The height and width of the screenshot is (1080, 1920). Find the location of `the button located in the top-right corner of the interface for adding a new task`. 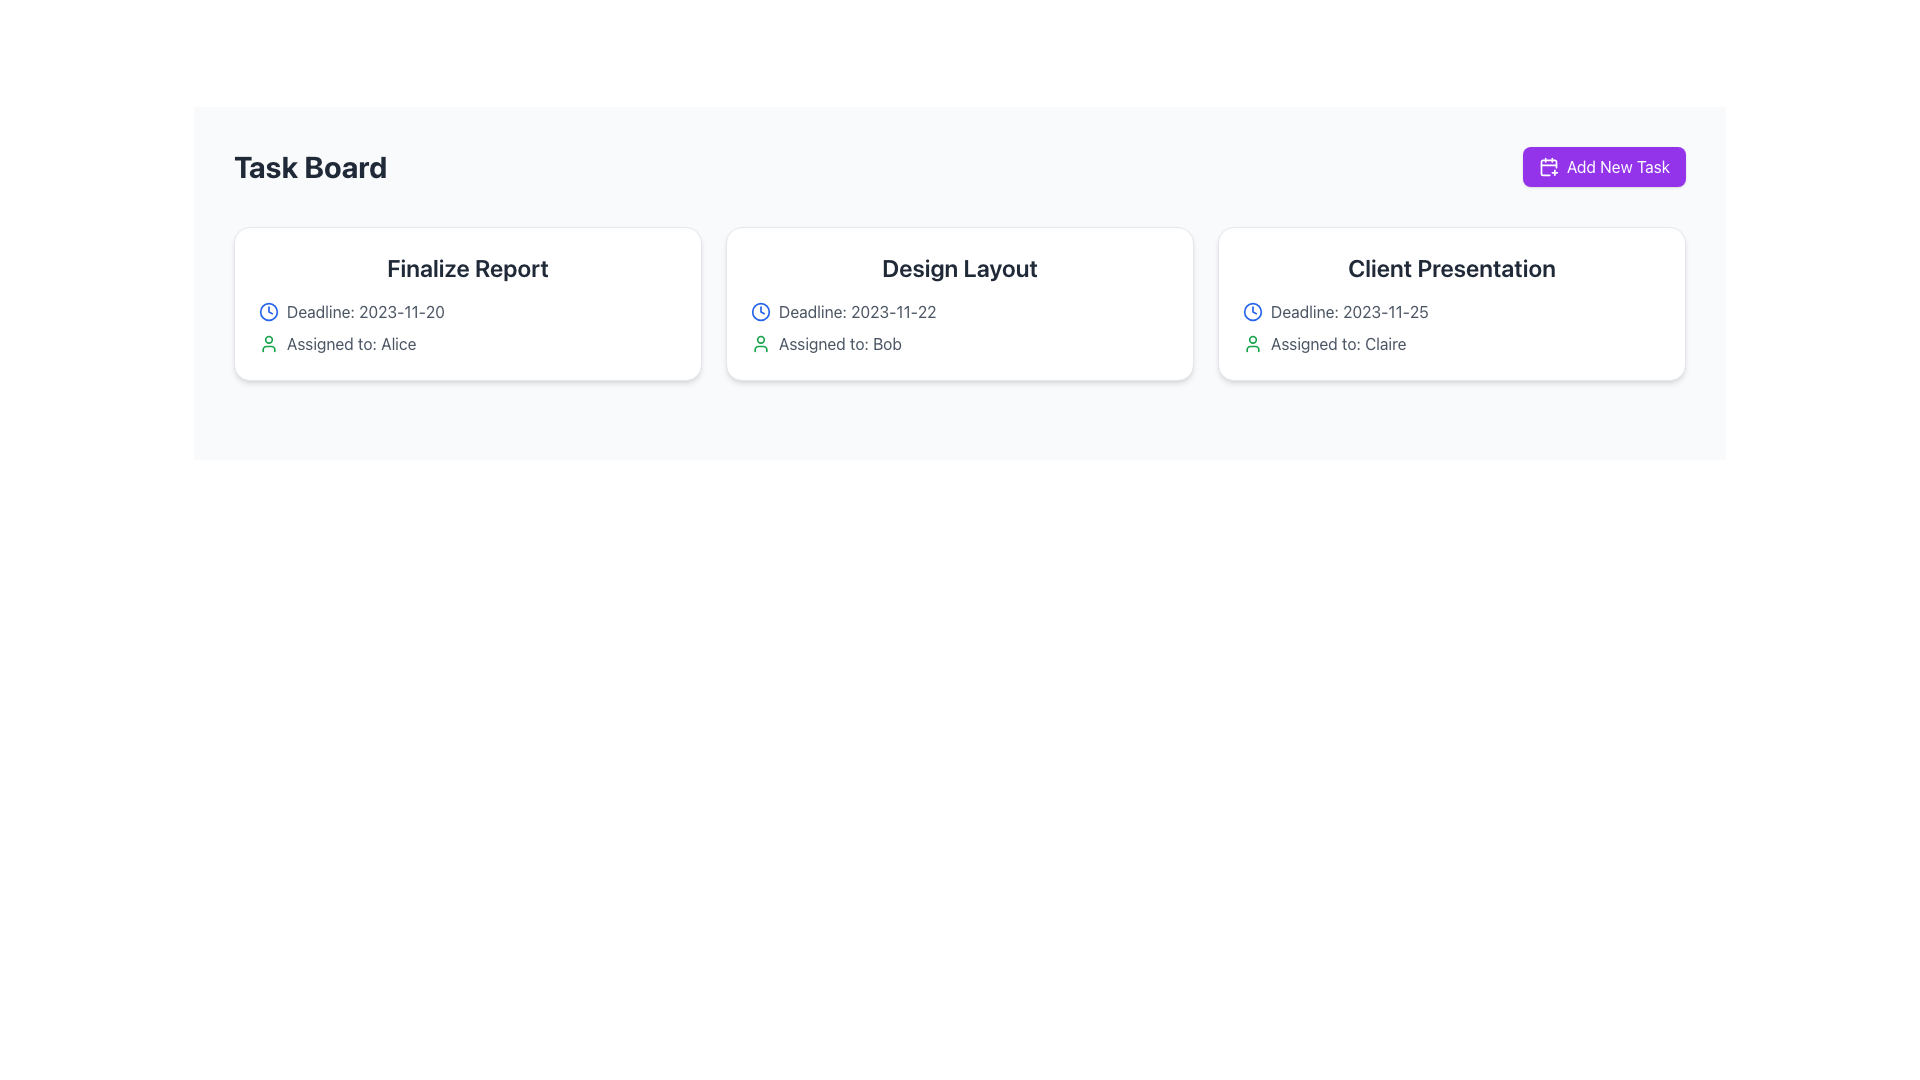

the button located in the top-right corner of the interface for adding a new task is located at coordinates (1604, 165).